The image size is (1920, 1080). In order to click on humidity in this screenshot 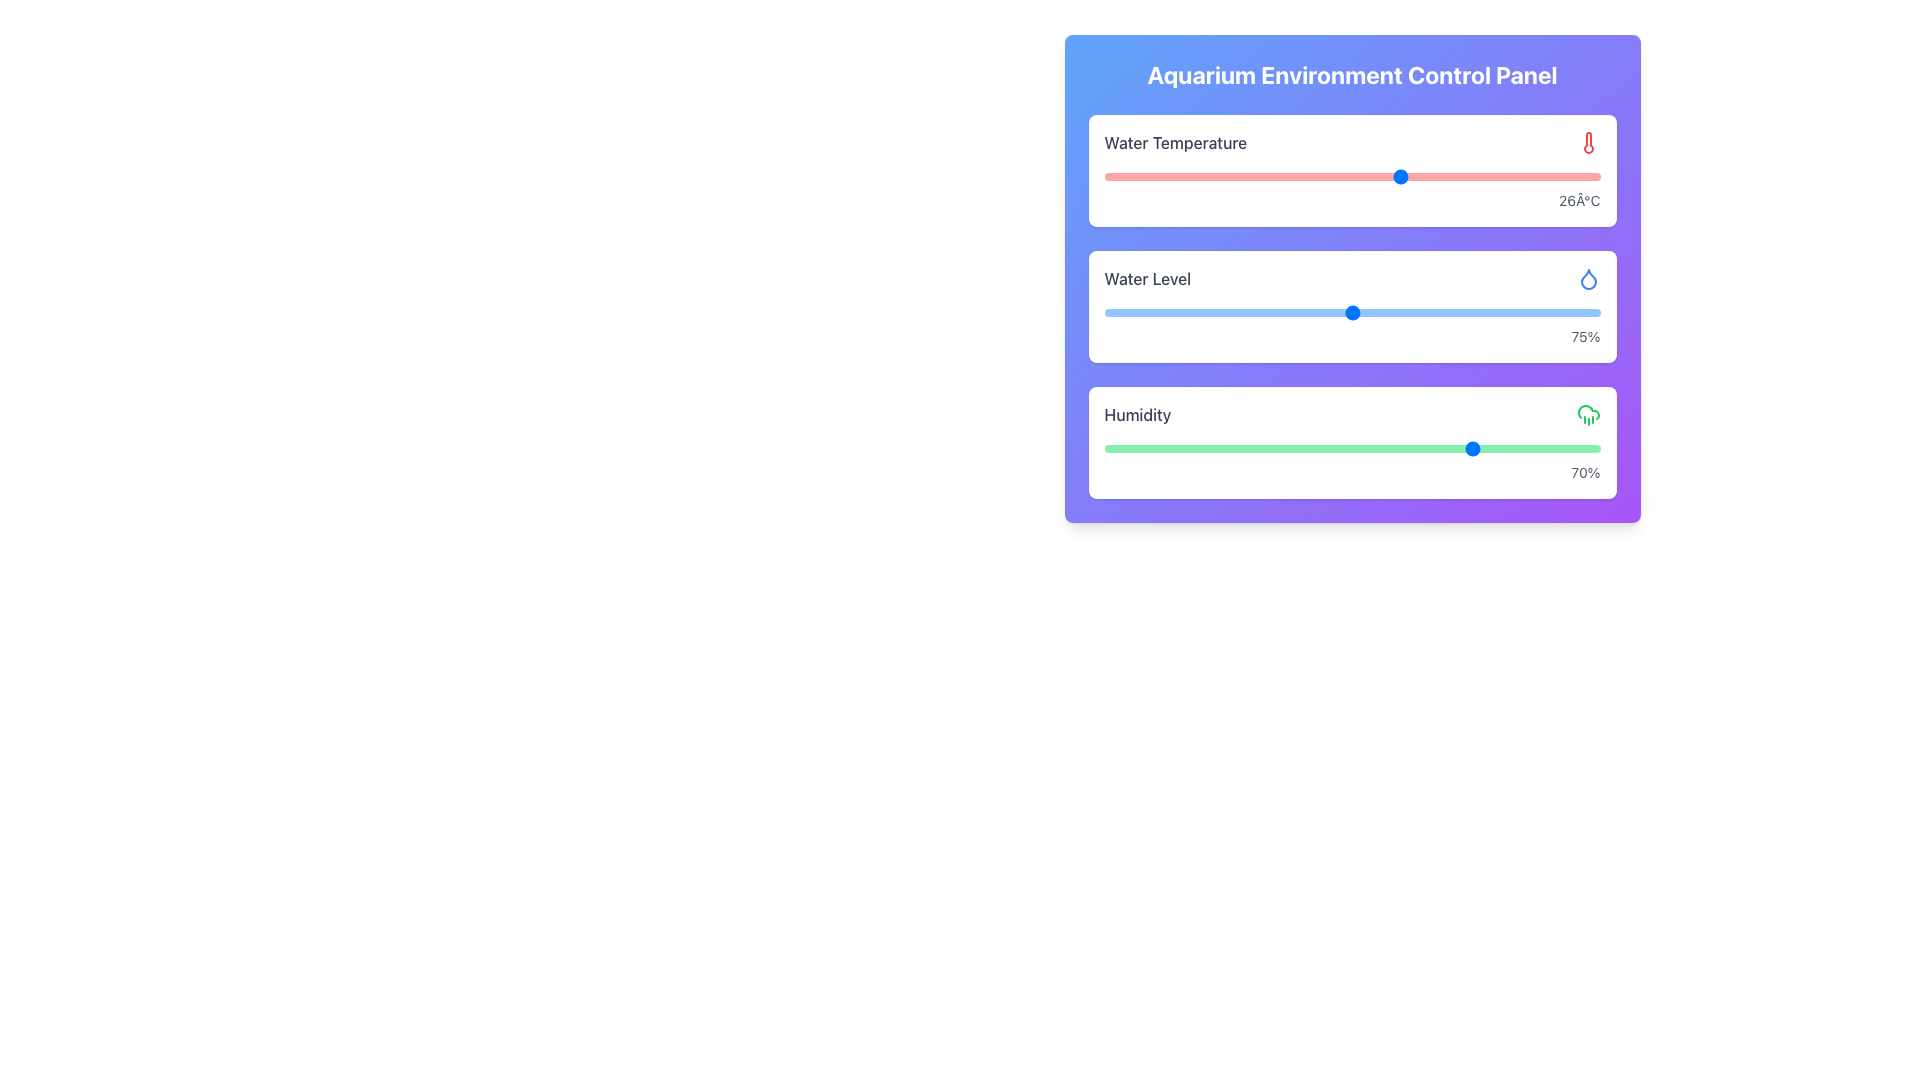, I will do `click(1277, 447)`.